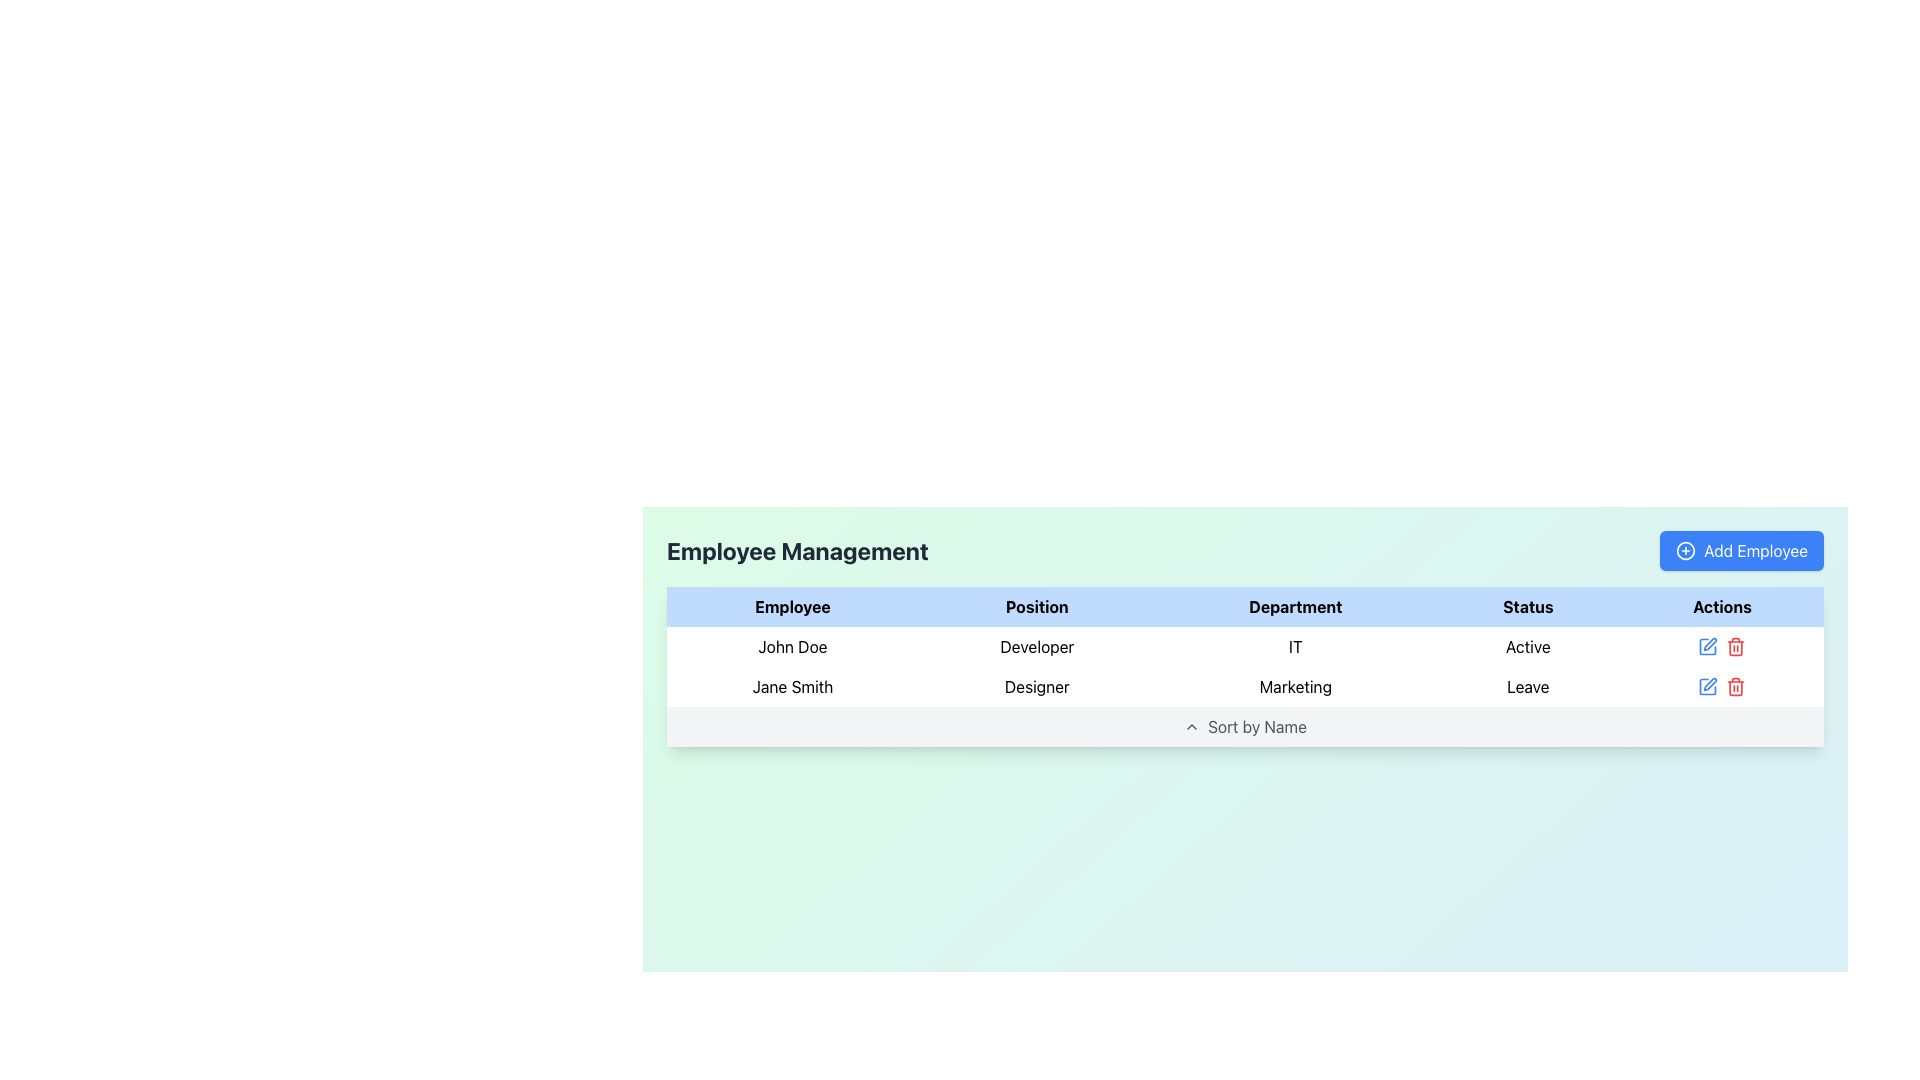  Describe the element at coordinates (1244, 726) in the screenshot. I see `the clickable sorting indicator located at the bottom of the employee details table to visualize the hover effect` at that location.